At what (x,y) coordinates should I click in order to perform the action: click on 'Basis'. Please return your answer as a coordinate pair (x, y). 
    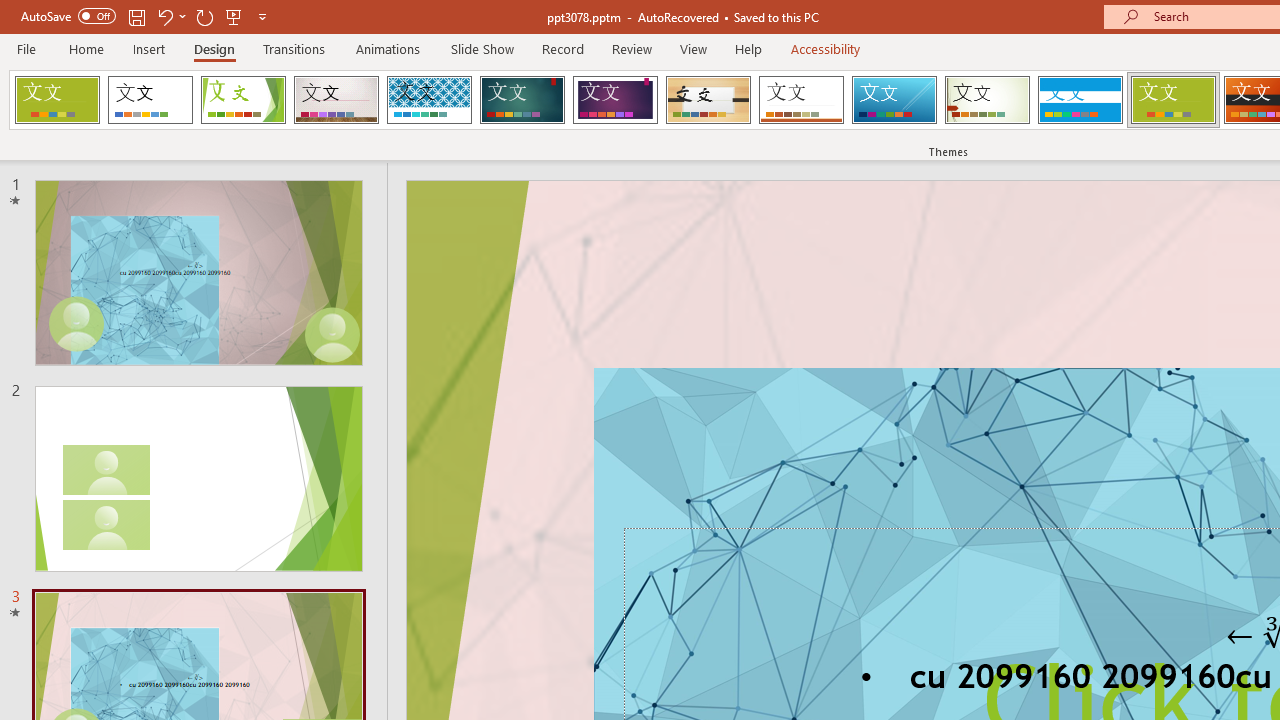
    Looking at the image, I should click on (1173, 100).